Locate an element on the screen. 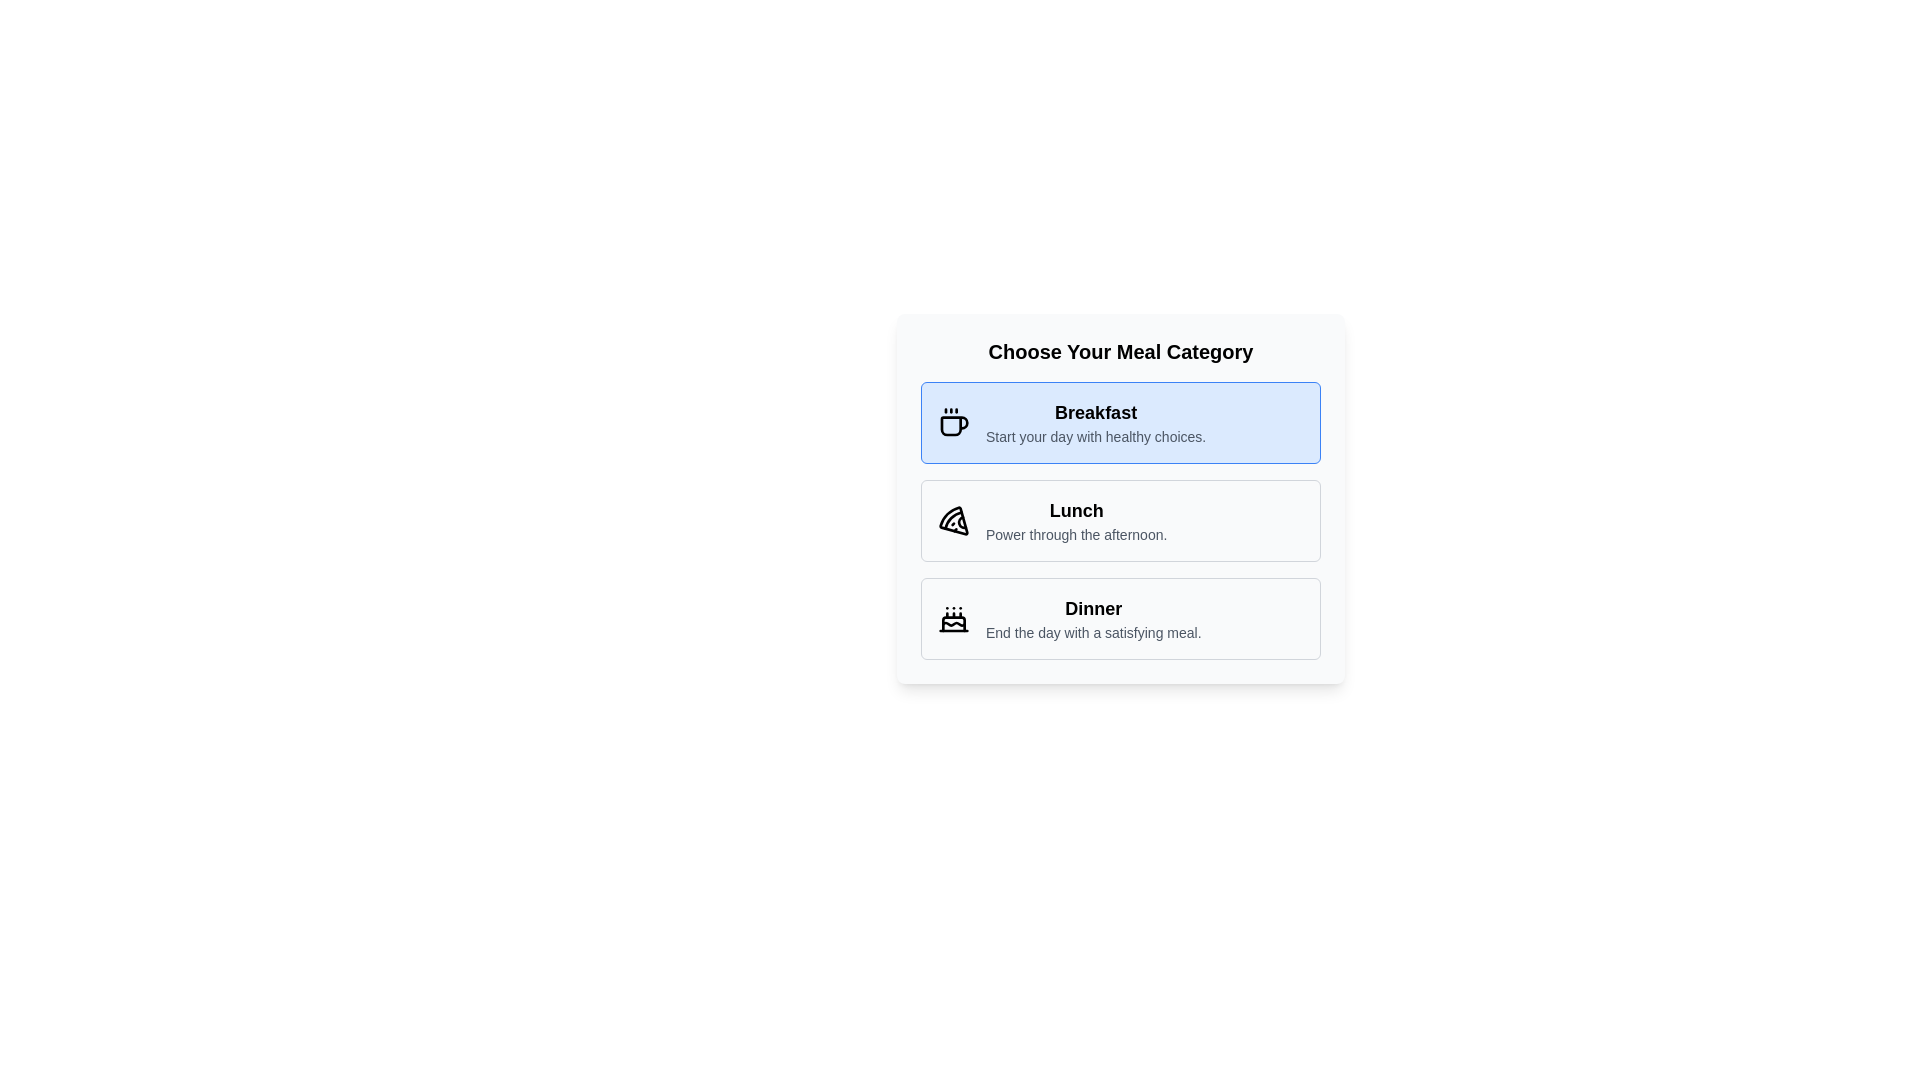  the text block that describes the 'Lunch' meal category, which is positioned between the 'Breakfast' and 'Dinner' options in the vertically stacked menu is located at coordinates (1075, 519).